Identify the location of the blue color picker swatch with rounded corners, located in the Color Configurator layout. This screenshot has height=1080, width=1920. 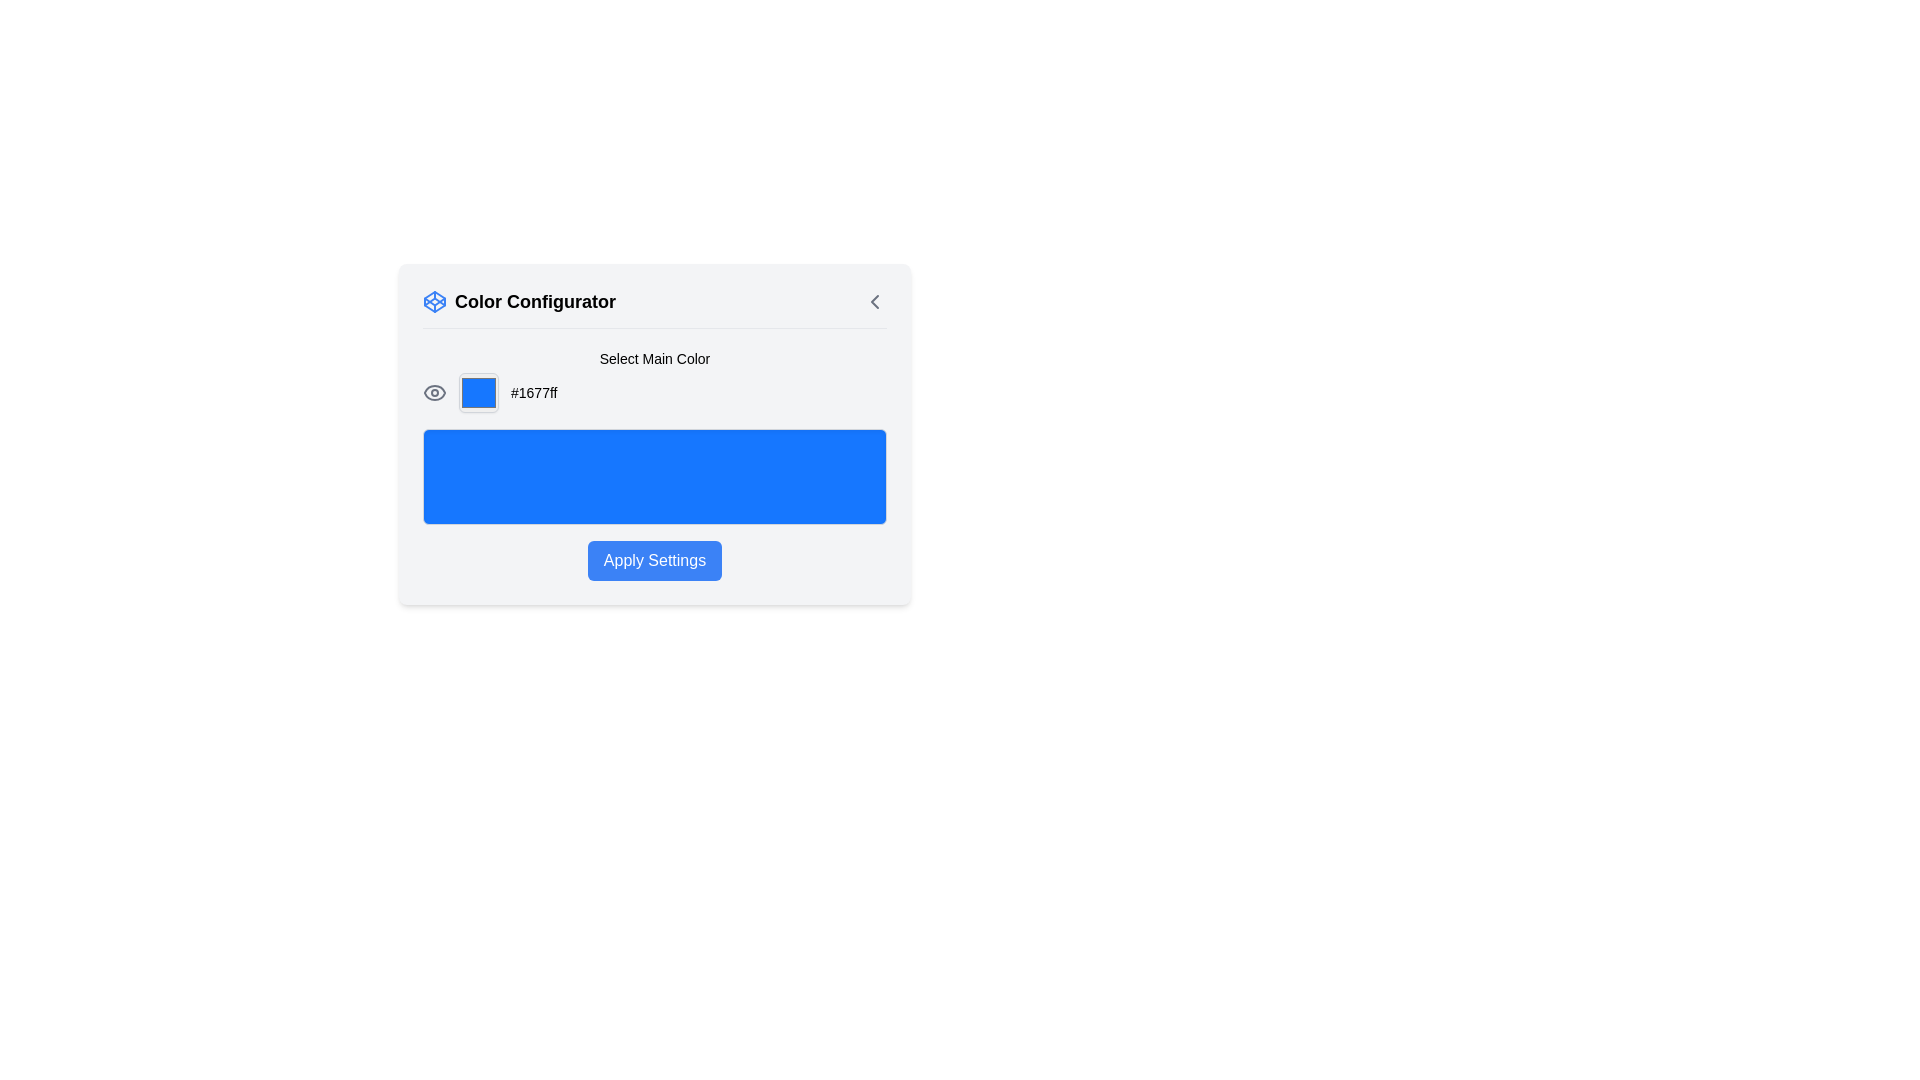
(478, 393).